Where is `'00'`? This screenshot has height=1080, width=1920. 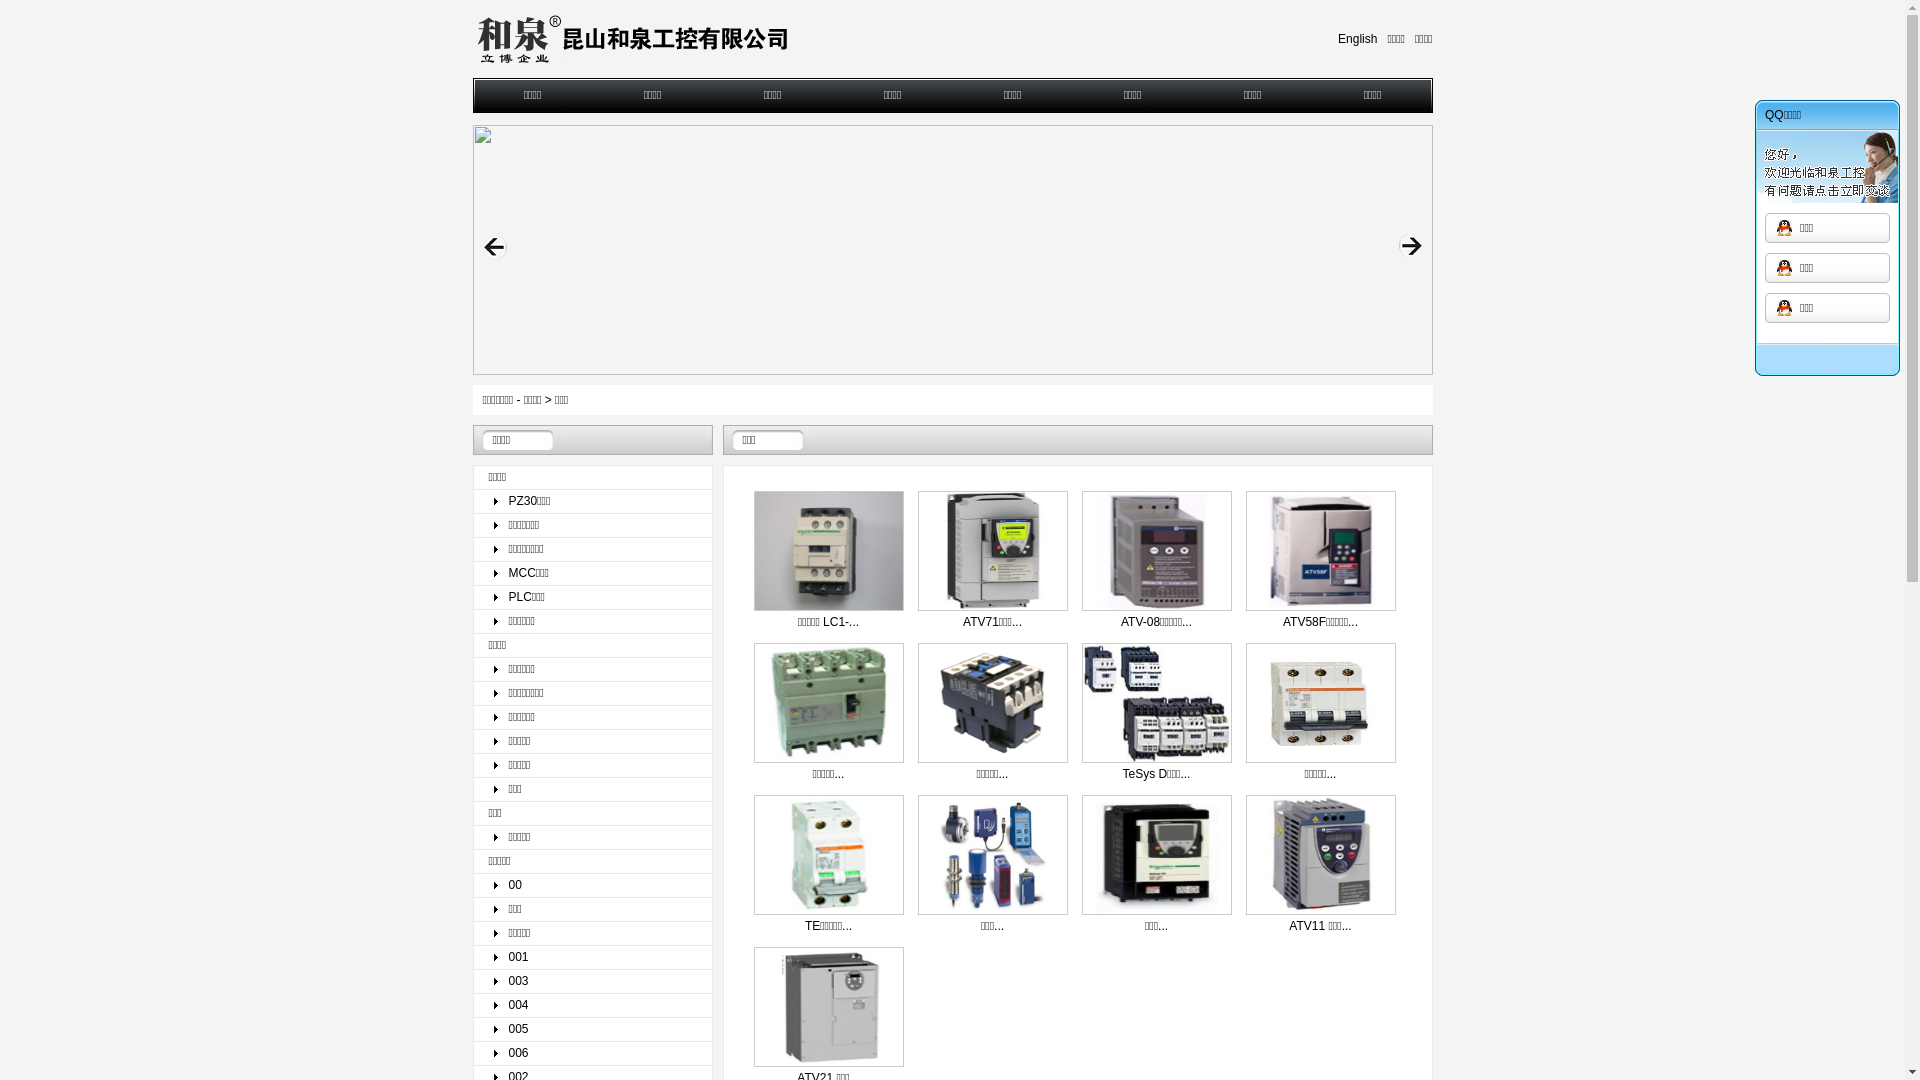 '00' is located at coordinates (592, 884).